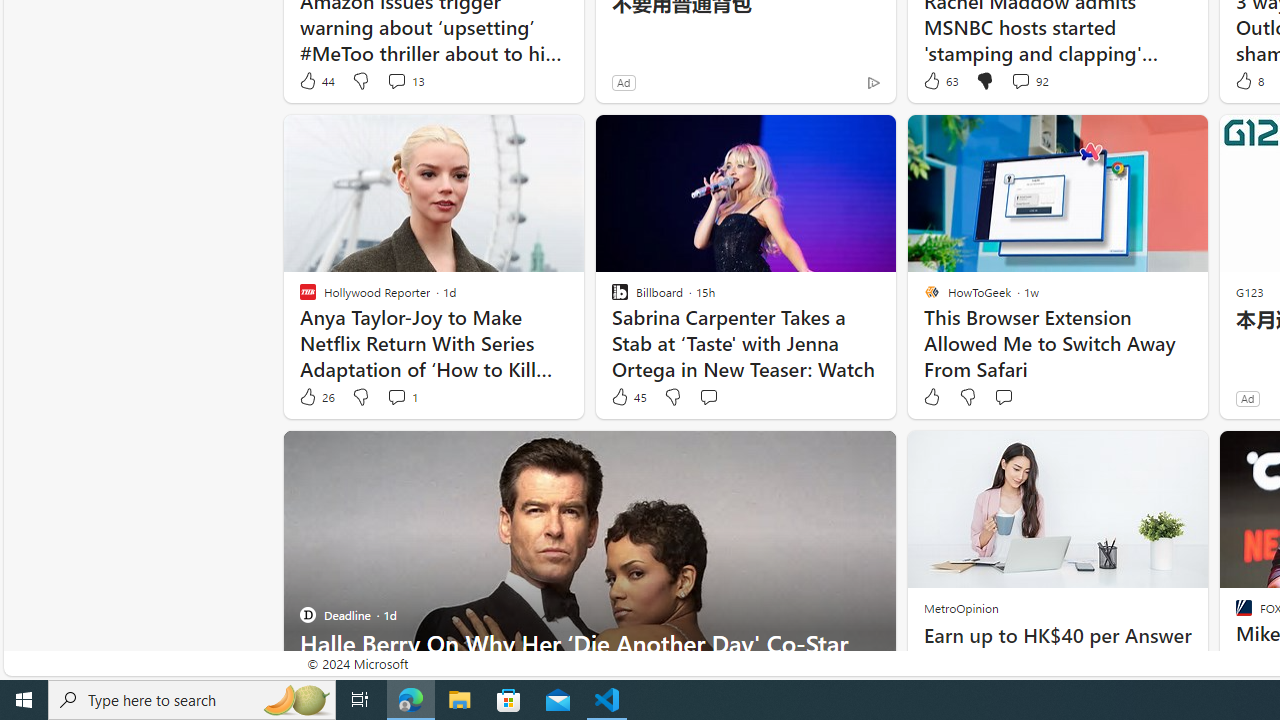 The image size is (1280, 720). What do you see at coordinates (1029, 80) in the screenshot?
I see `'View comments 92 Comment'` at bounding box center [1029, 80].